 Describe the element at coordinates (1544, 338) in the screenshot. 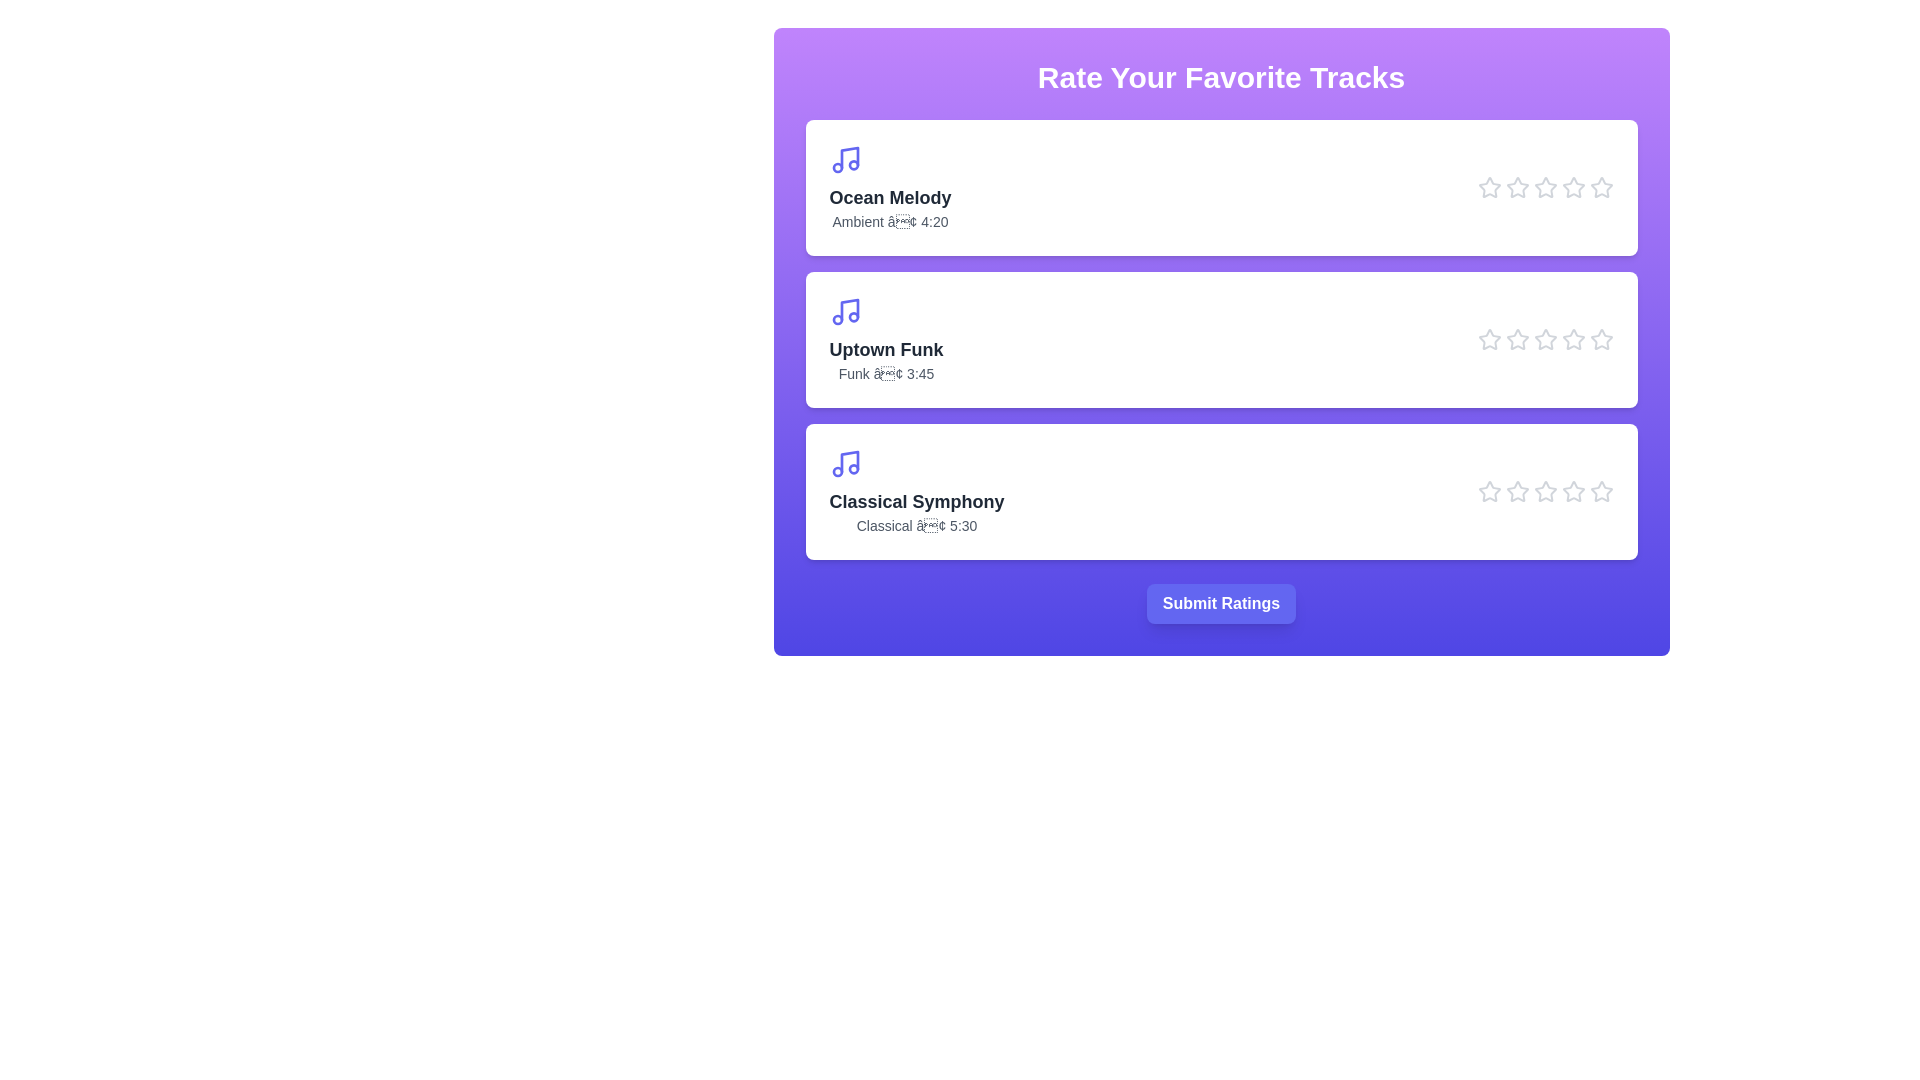

I see `the star icon corresponding to Uptown Funk at 3 stars to preview the rating` at that location.